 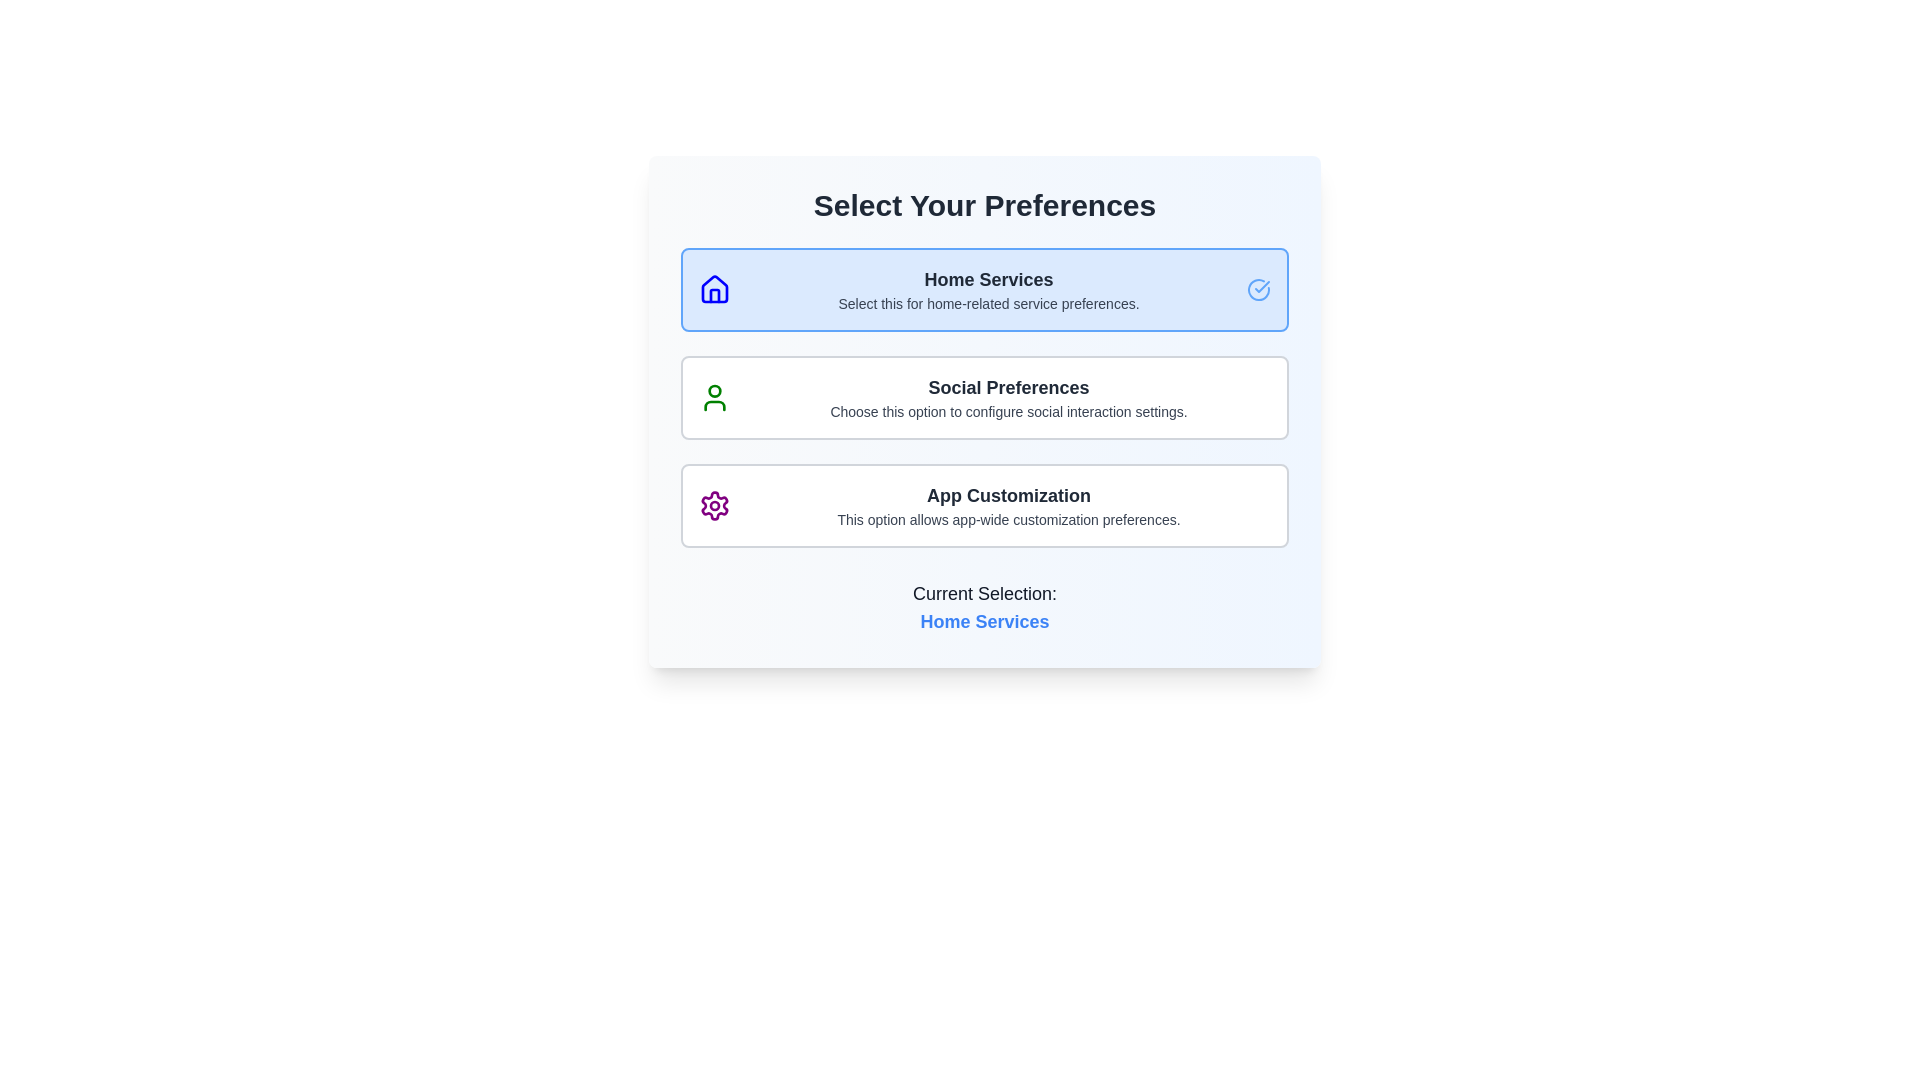 I want to click on text description located below the 'App Customization' title, which provides a brief explanation of the option, so click(x=1008, y=519).